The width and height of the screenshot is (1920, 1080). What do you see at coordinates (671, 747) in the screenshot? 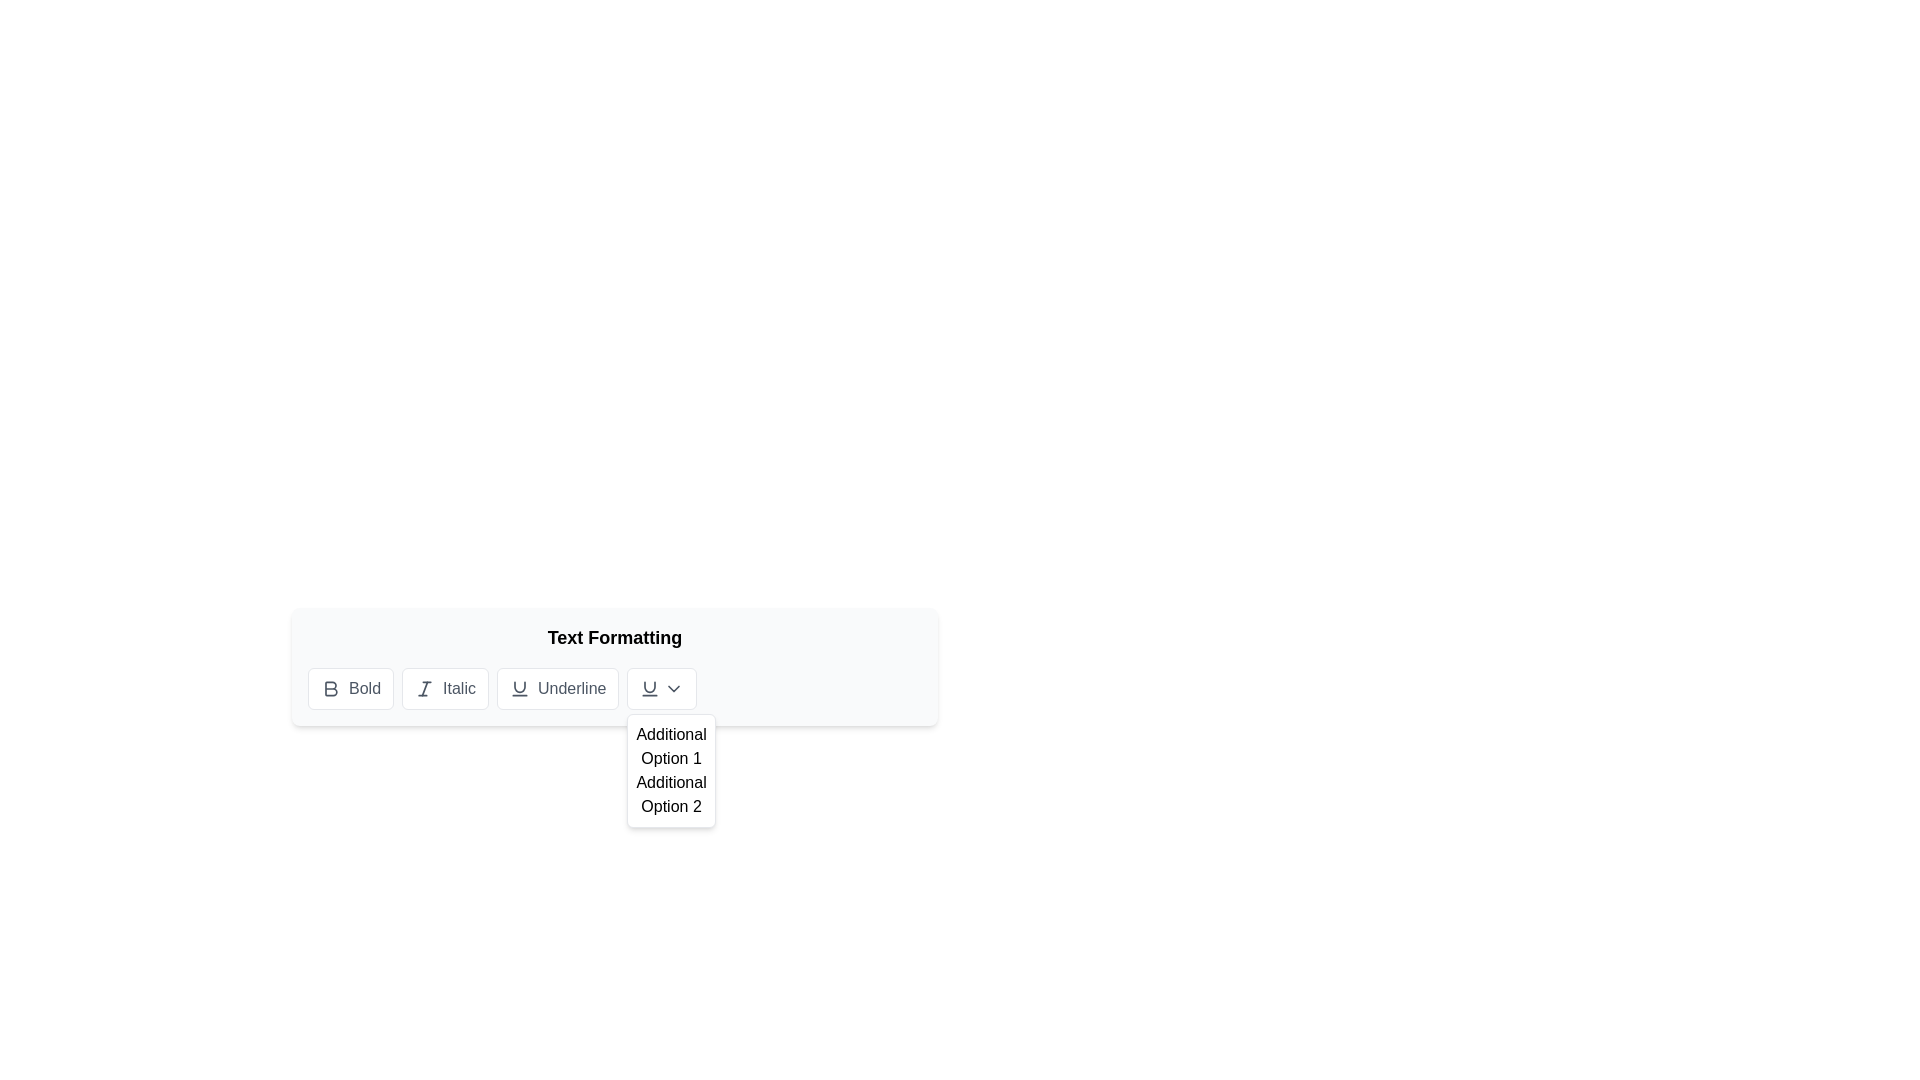
I see `the first option in the dropdown list located beneath the text formatting bar` at bounding box center [671, 747].